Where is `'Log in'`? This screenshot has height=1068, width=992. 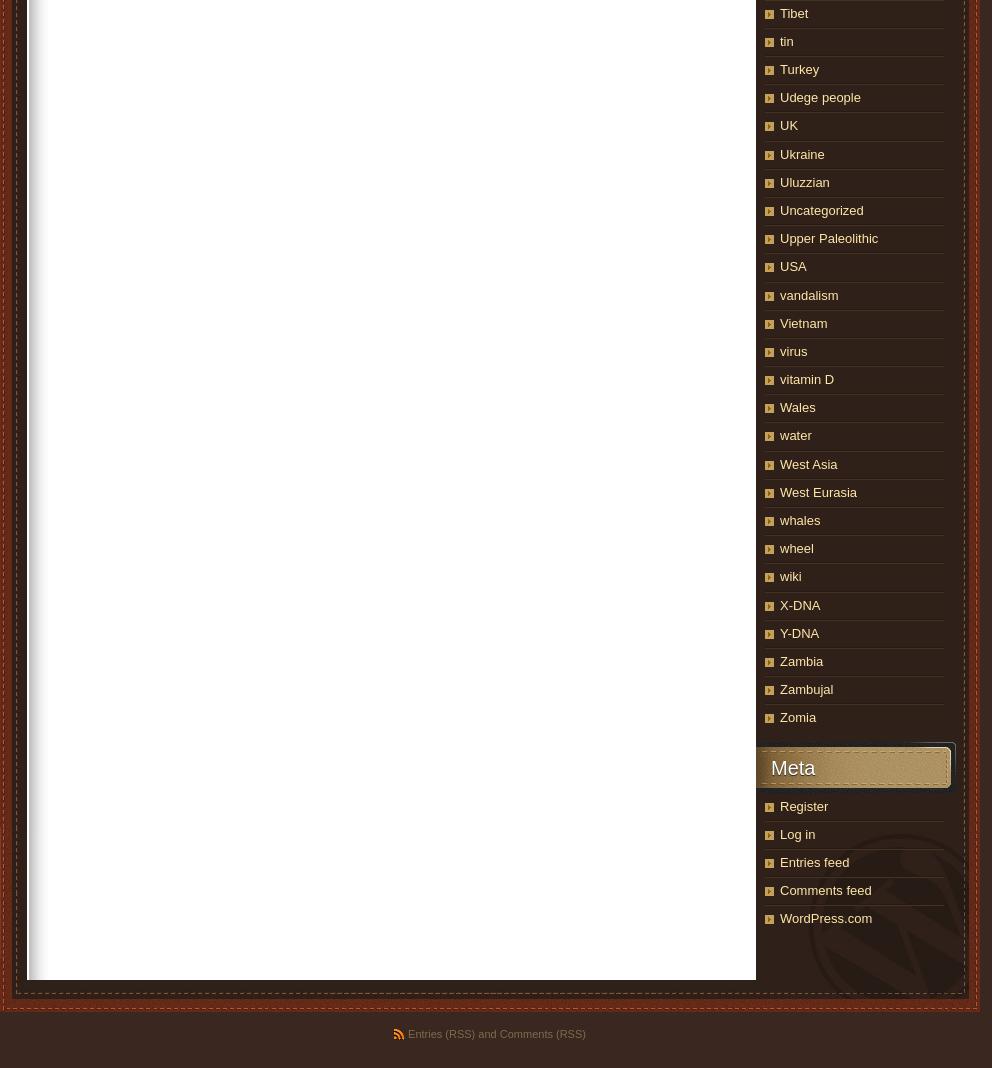
'Log in' is located at coordinates (797, 832).